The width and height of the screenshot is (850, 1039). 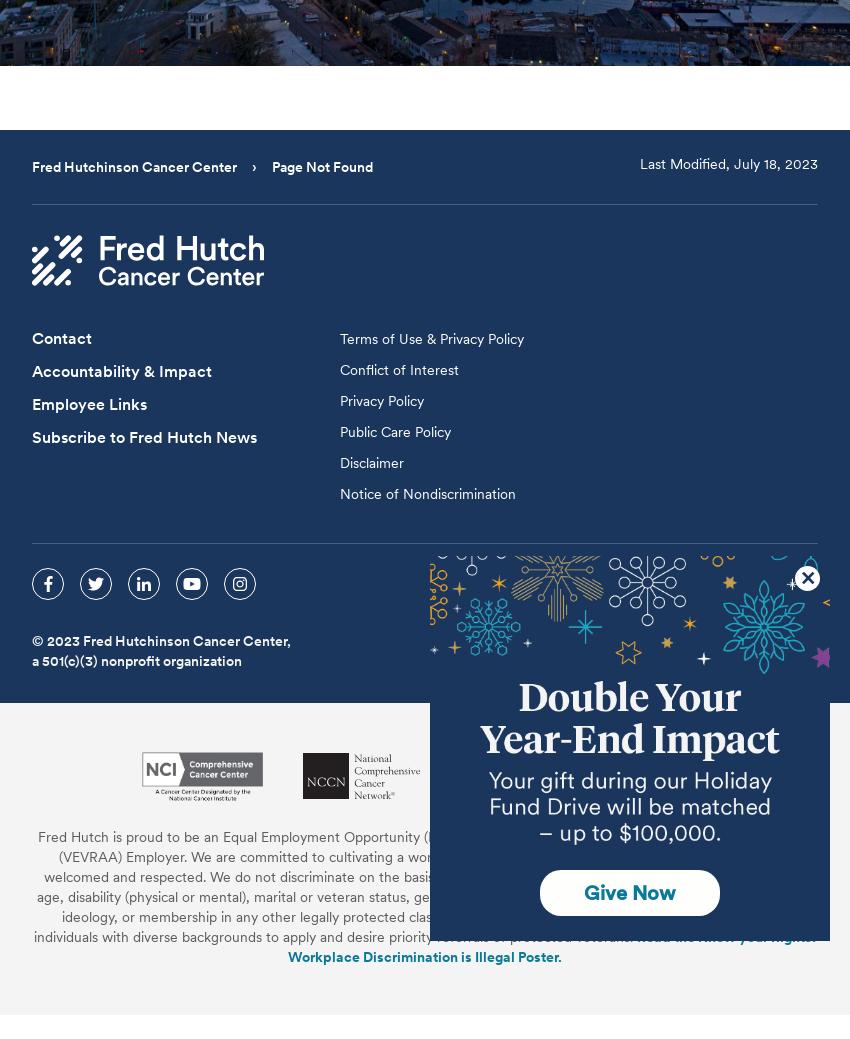 I want to click on 'Privacy Policy', so click(x=380, y=399).